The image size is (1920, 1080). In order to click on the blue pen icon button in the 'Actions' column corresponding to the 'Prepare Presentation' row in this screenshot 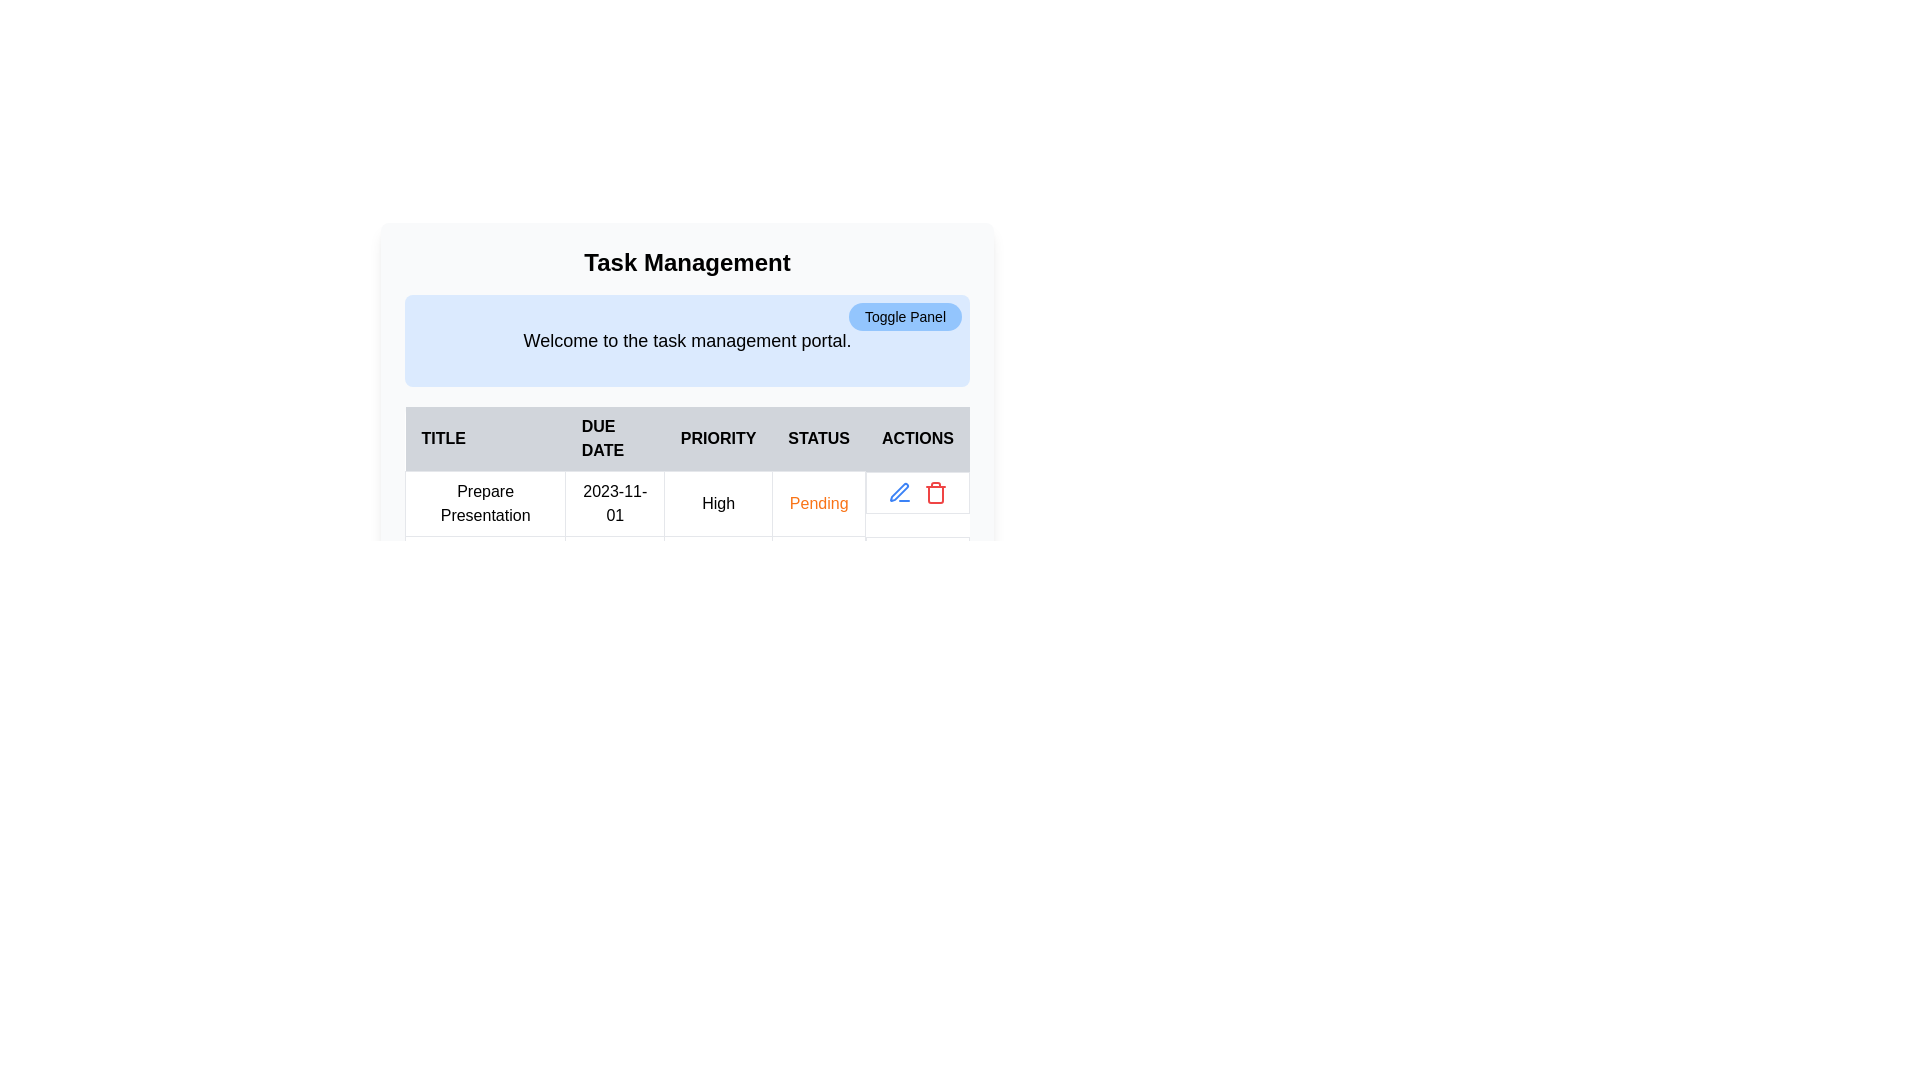, I will do `click(899, 492)`.